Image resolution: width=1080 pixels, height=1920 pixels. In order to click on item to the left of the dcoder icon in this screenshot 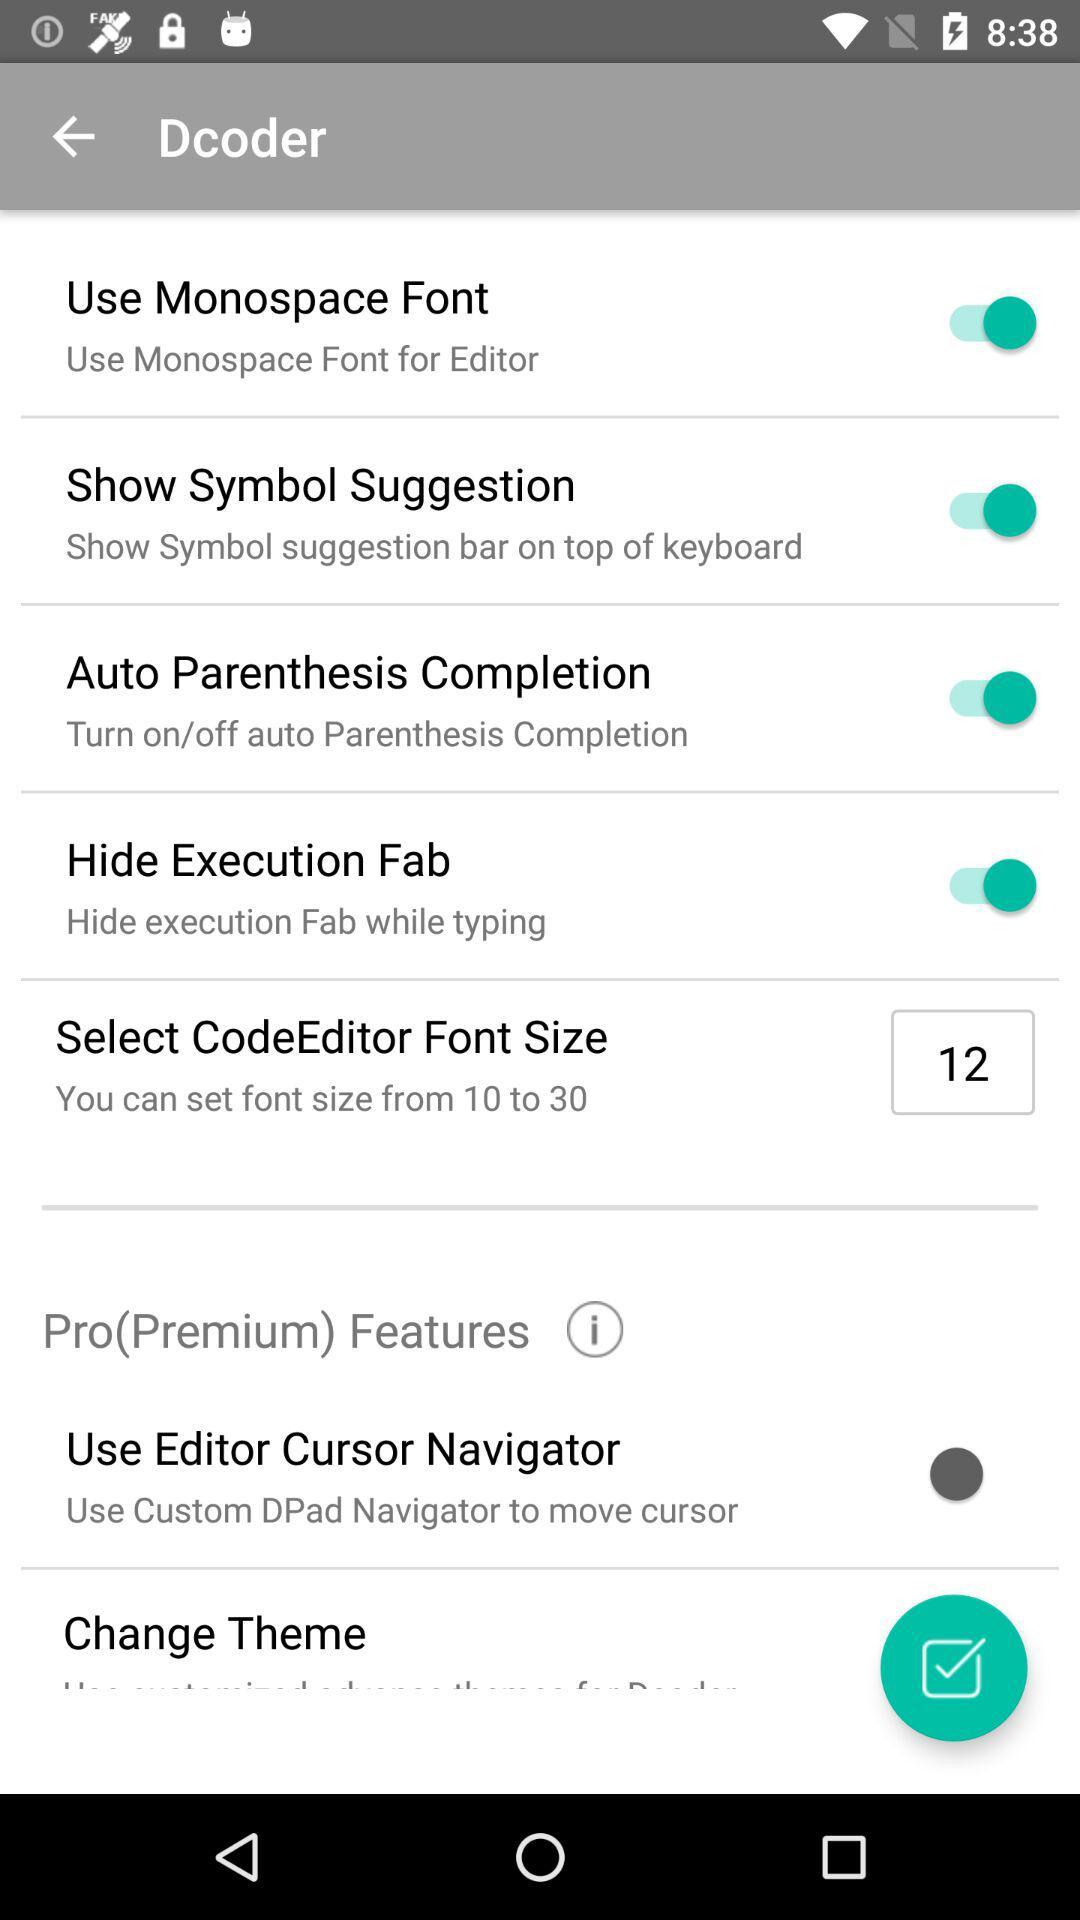, I will do `click(72, 135)`.